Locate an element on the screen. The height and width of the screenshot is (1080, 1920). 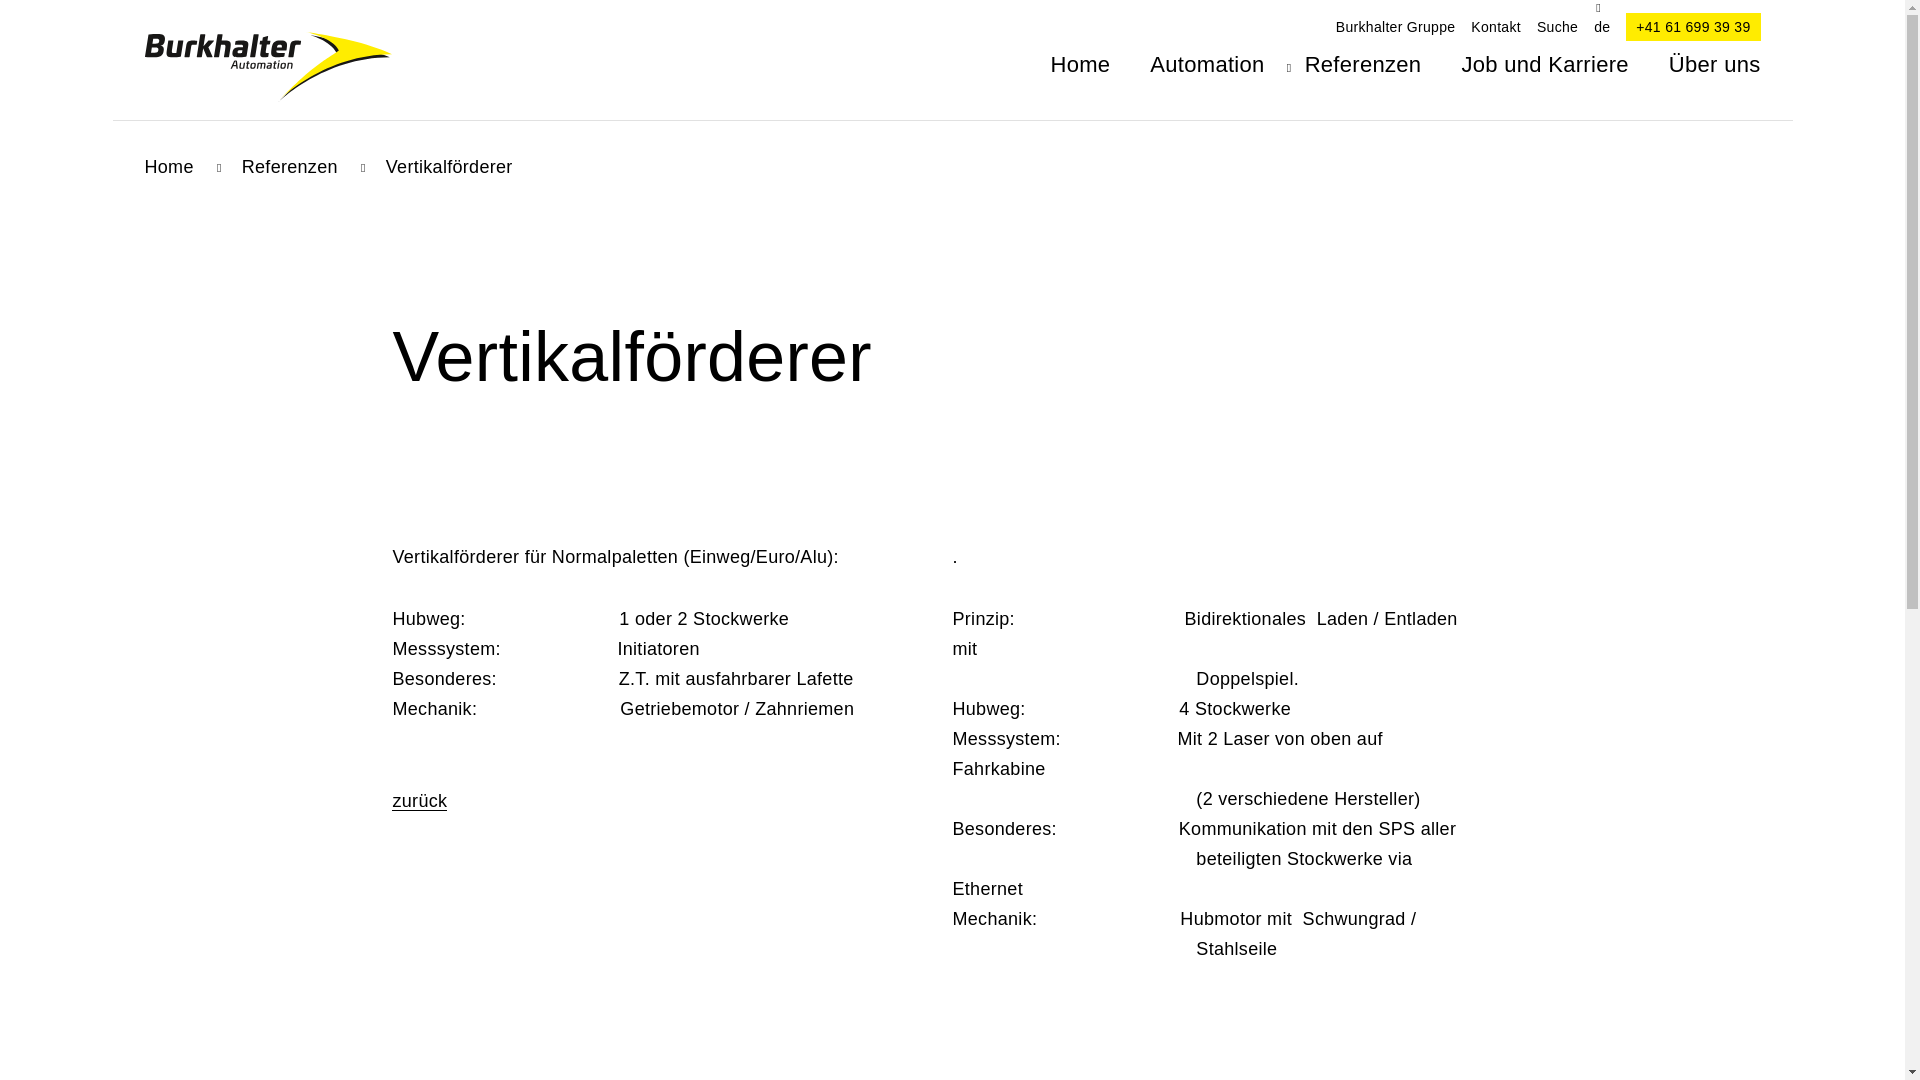
'Suche' is located at coordinates (1556, 27).